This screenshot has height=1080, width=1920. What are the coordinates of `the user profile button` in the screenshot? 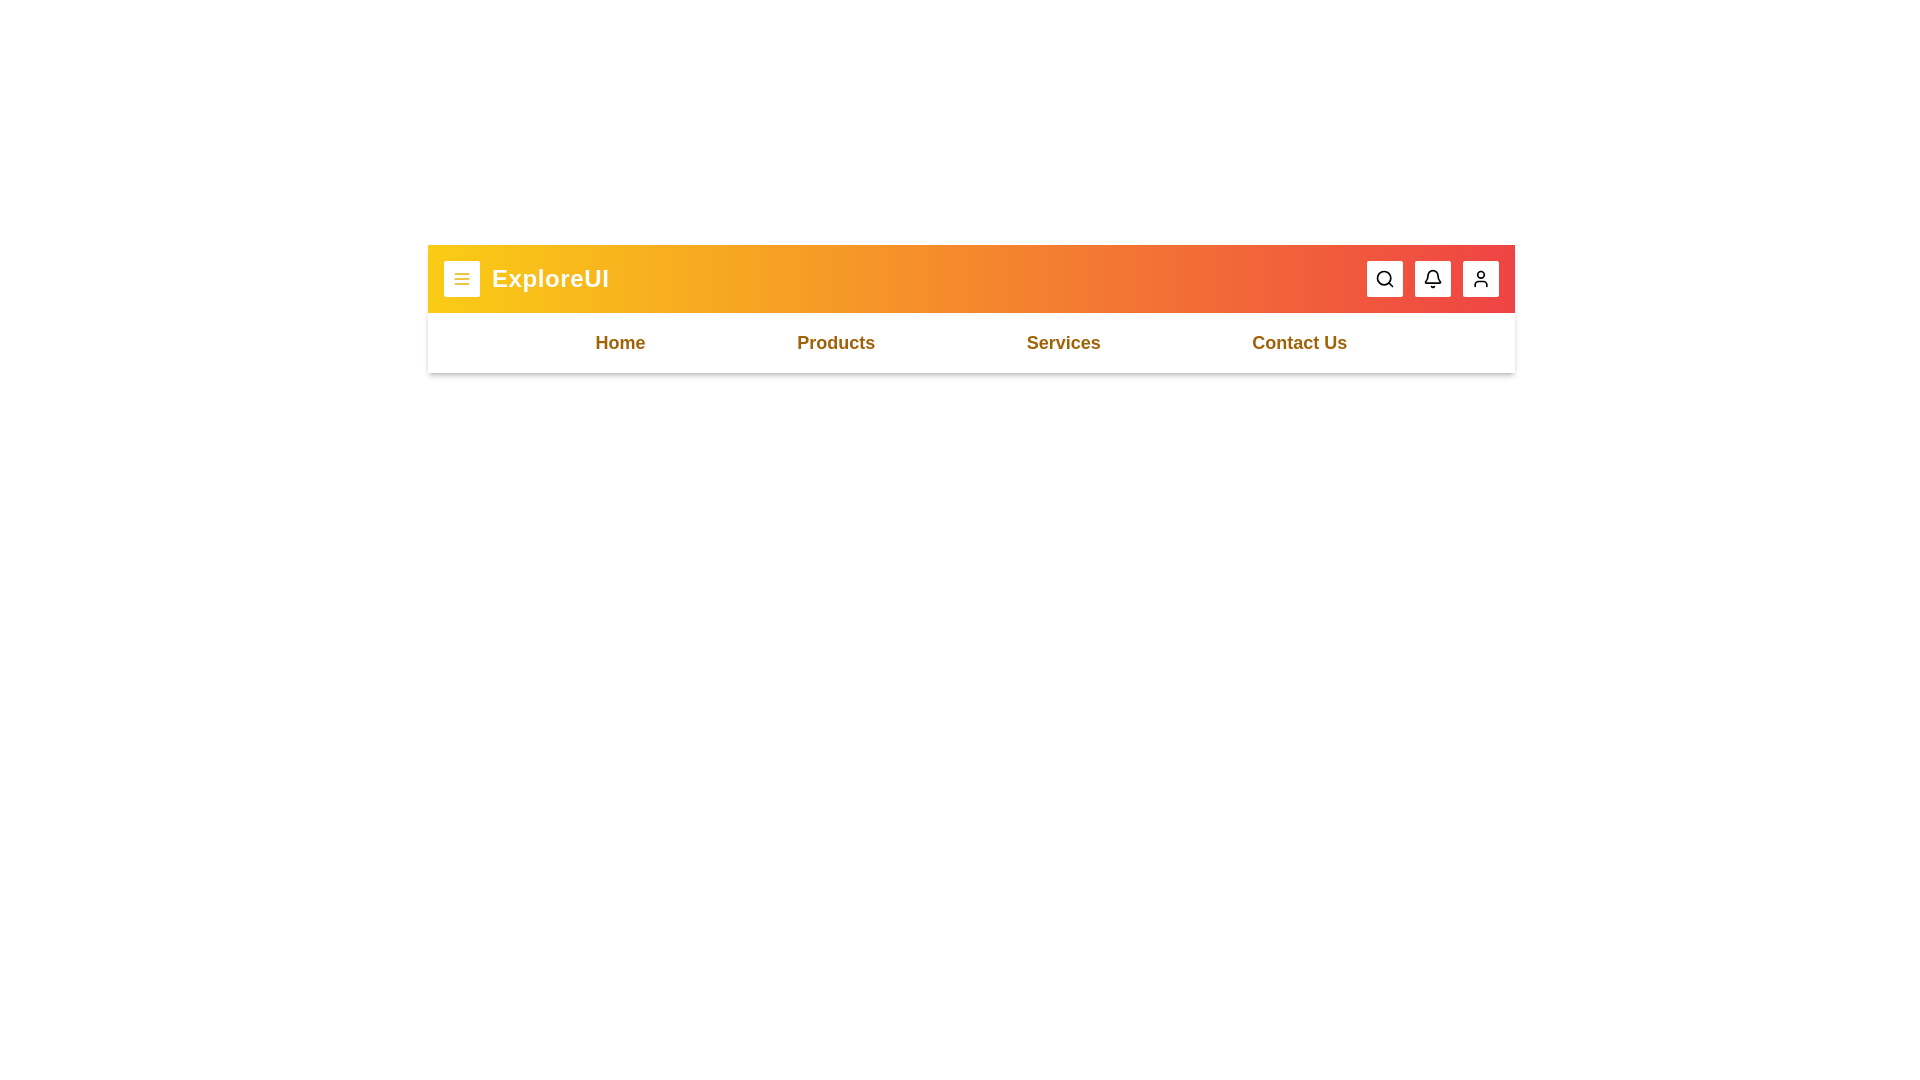 It's located at (1481, 278).